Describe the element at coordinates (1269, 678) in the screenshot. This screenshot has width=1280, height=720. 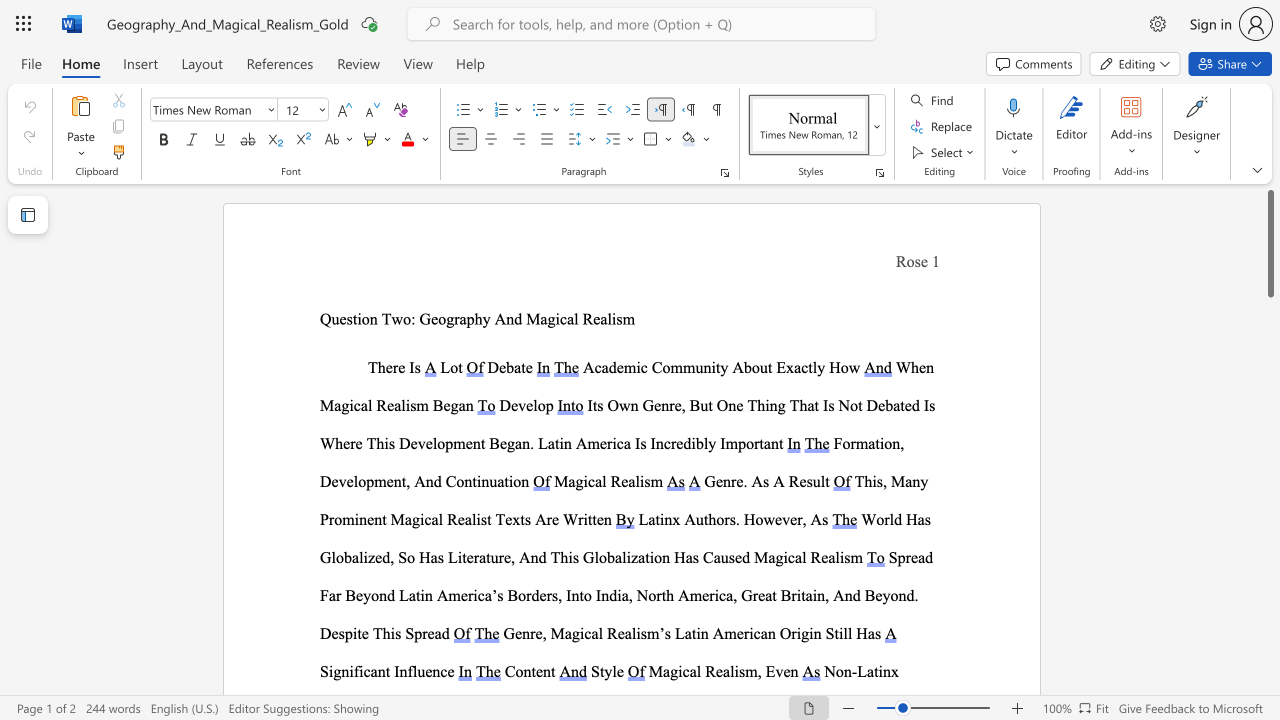
I see `the page's right scrollbar for downward movement` at that location.